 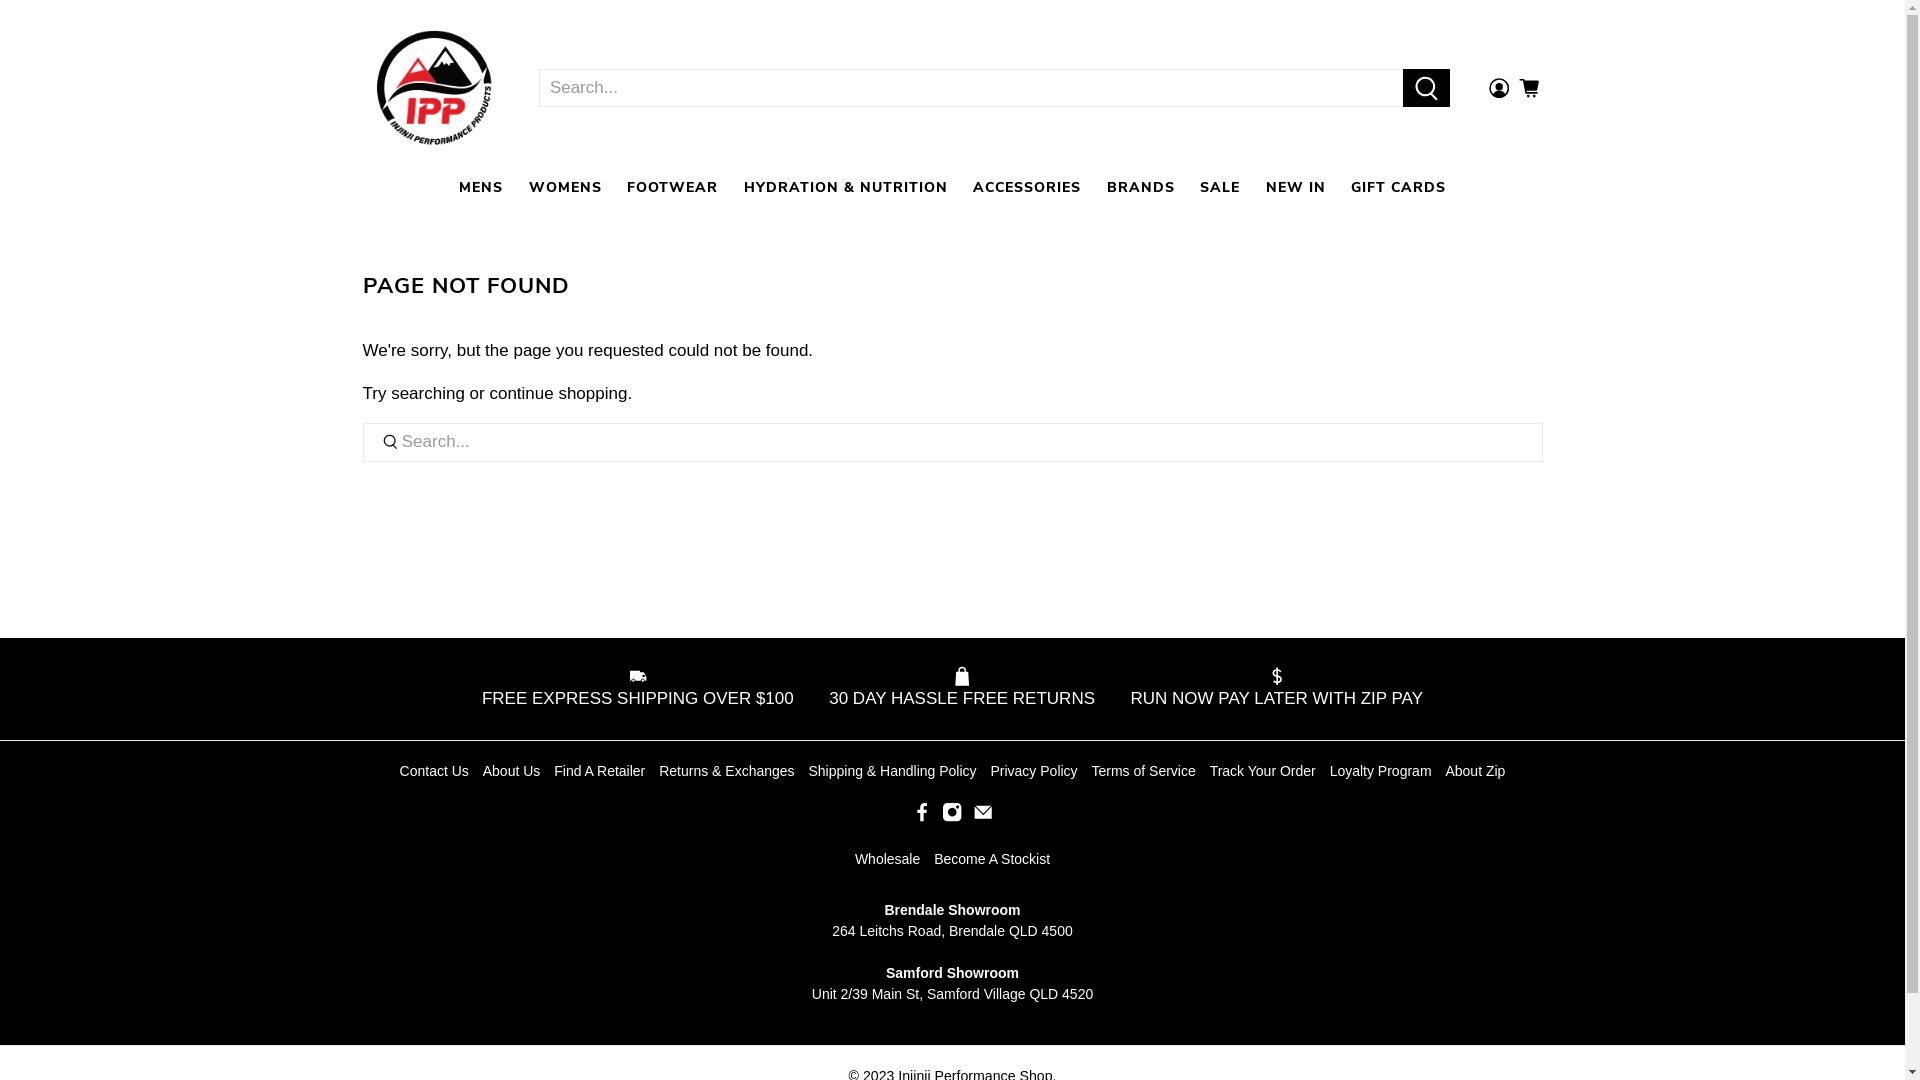 What do you see at coordinates (1033, 770) in the screenshot?
I see `'Privacy Policy'` at bounding box center [1033, 770].